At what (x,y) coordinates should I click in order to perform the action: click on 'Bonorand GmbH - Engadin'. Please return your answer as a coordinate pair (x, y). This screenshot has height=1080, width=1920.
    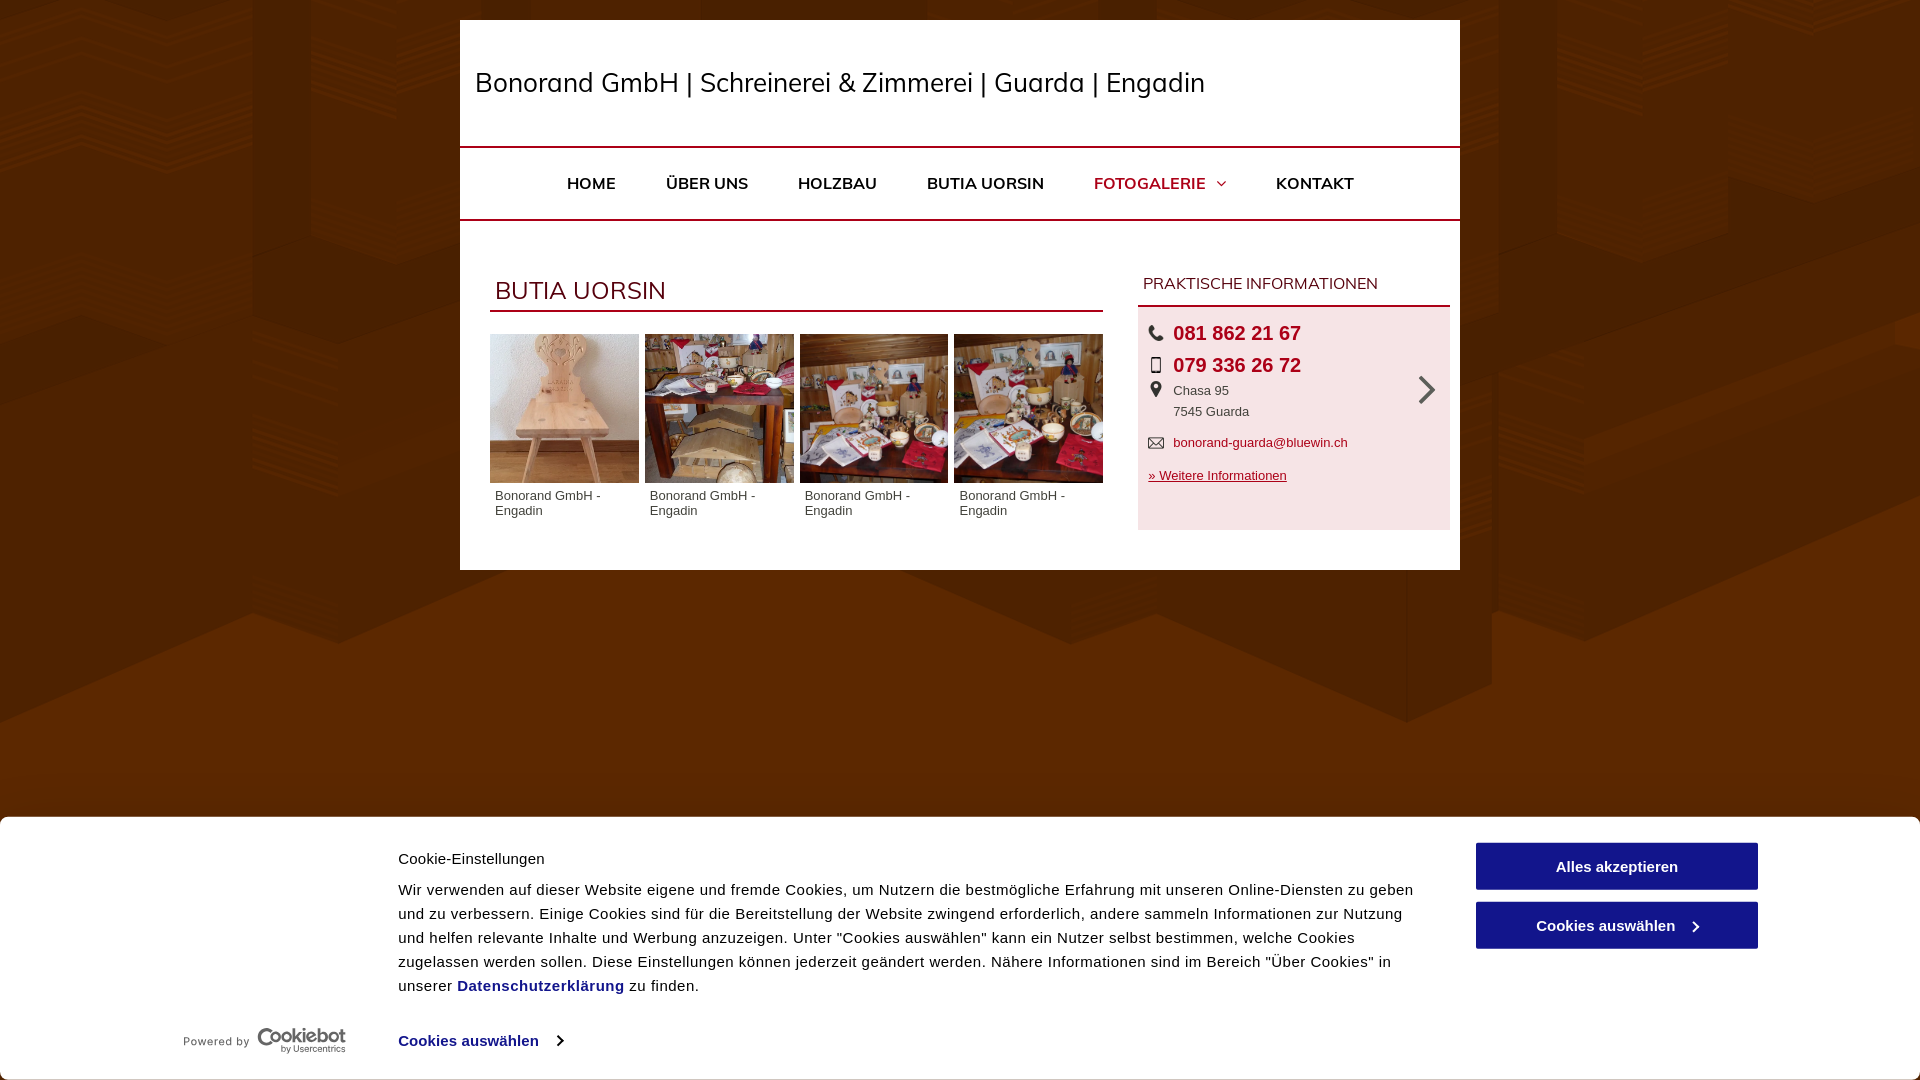
    Looking at the image, I should click on (719, 407).